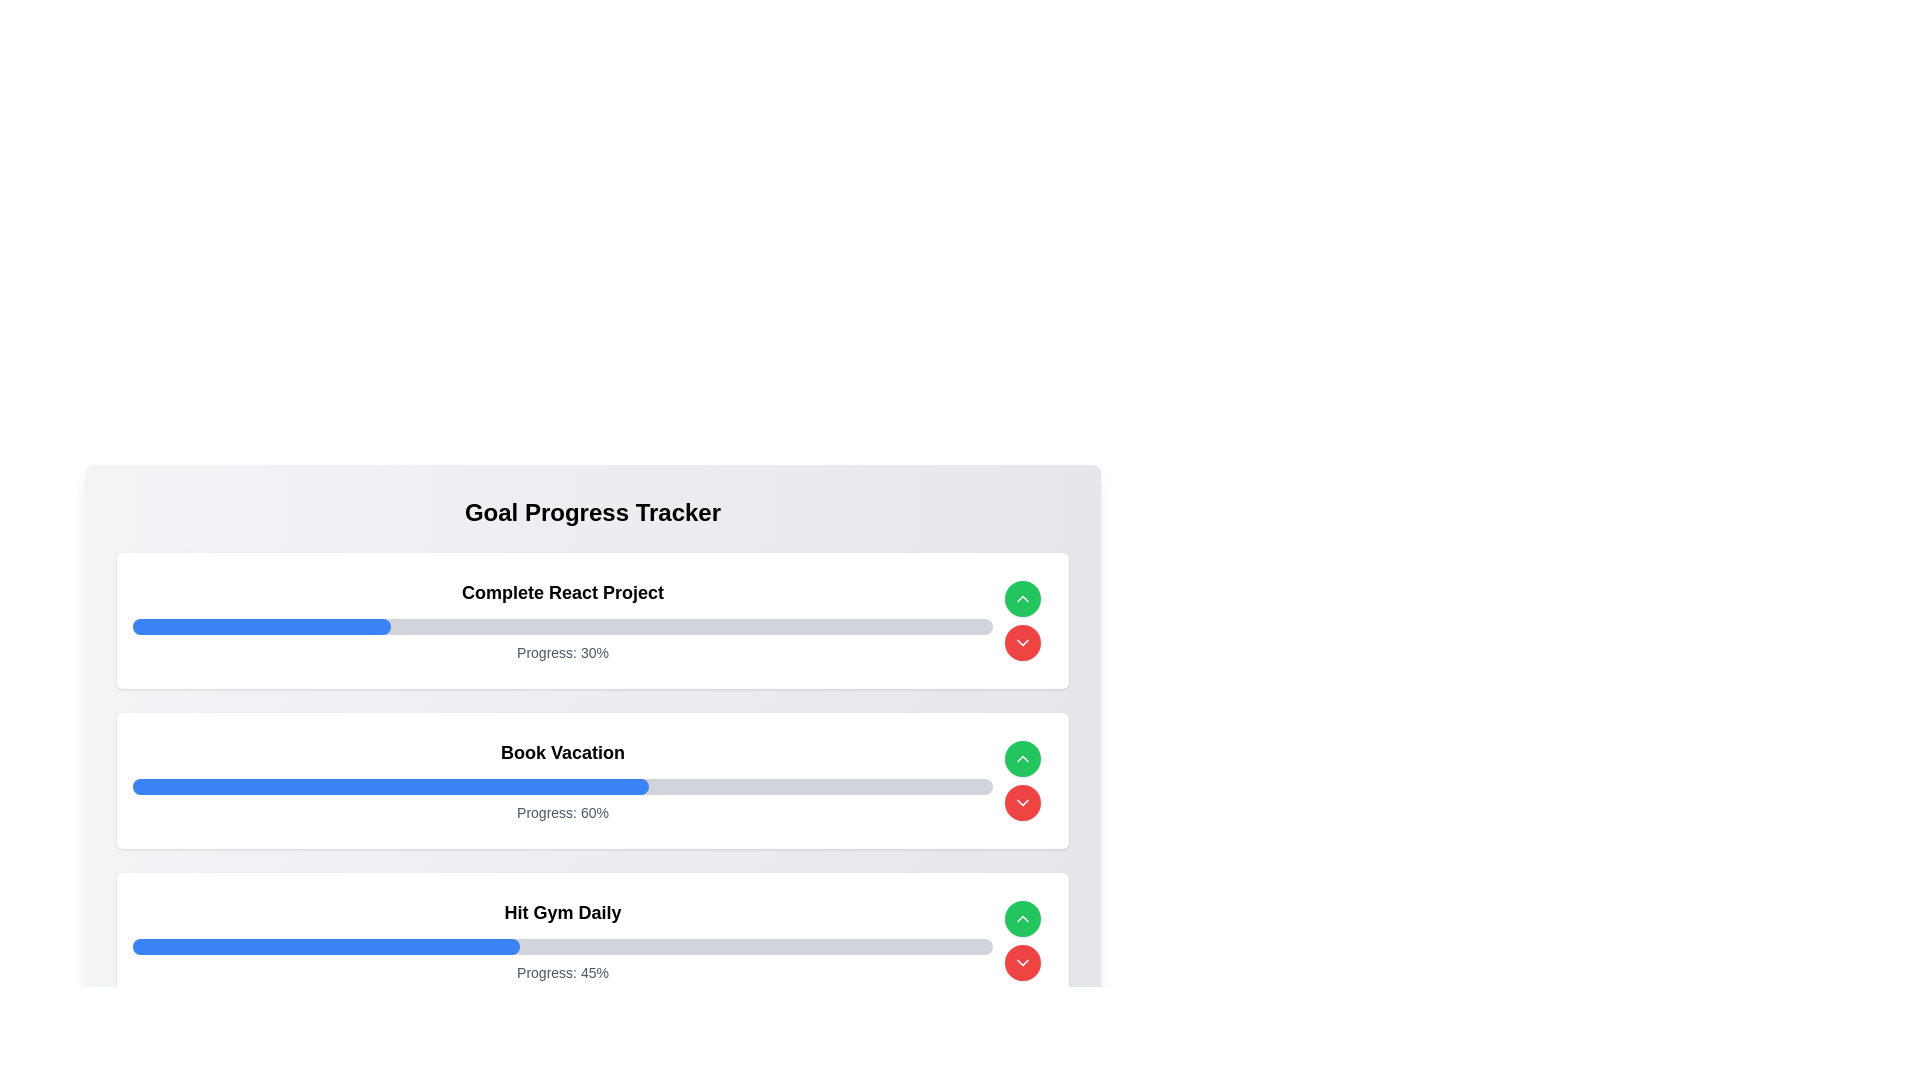 The height and width of the screenshot is (1080, 1920). Describe the element at coordinates (561, 813) in the screenshot. I see `the feedback Text label that displays the numerical progress percentage, located below the 'Book Vacation' text and above the 'Hit Gym Daily' section` at that location.